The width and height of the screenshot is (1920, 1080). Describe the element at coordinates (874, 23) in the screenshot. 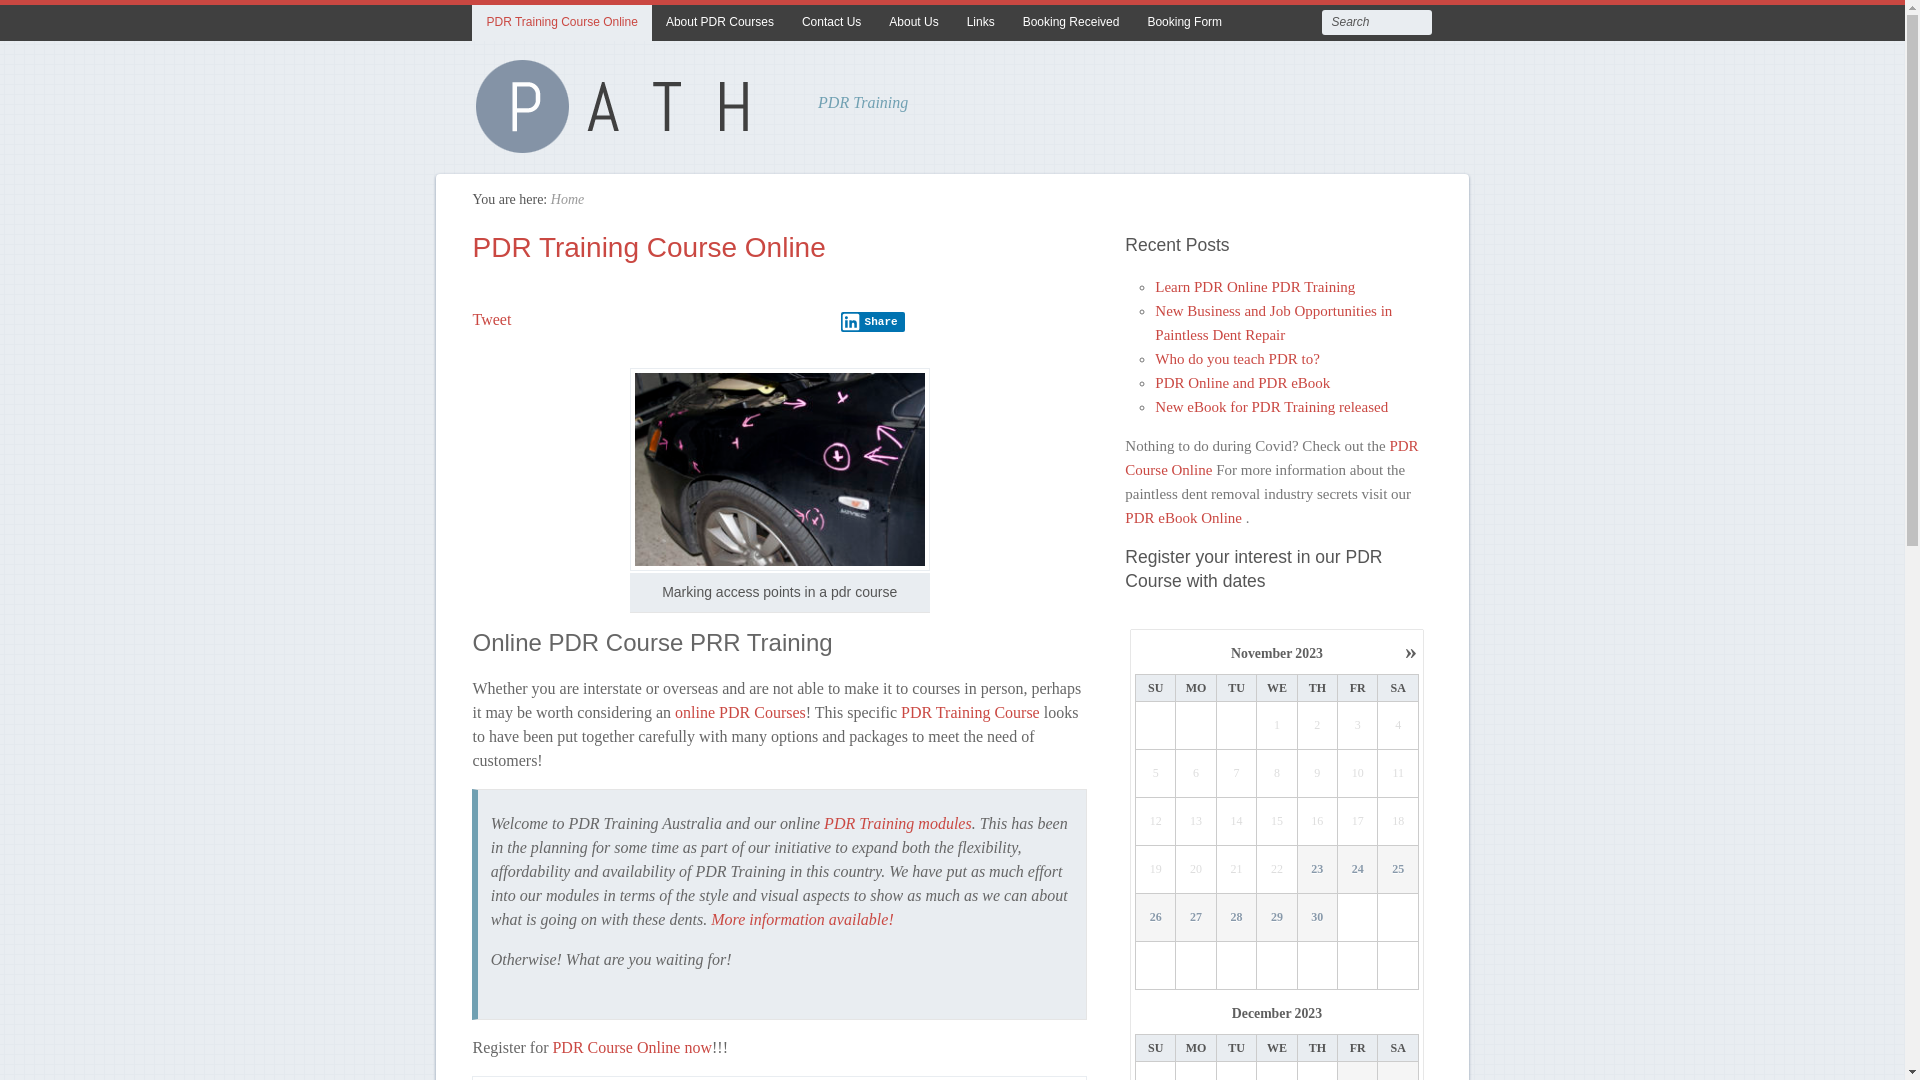

I see `'About Us'` at that location.